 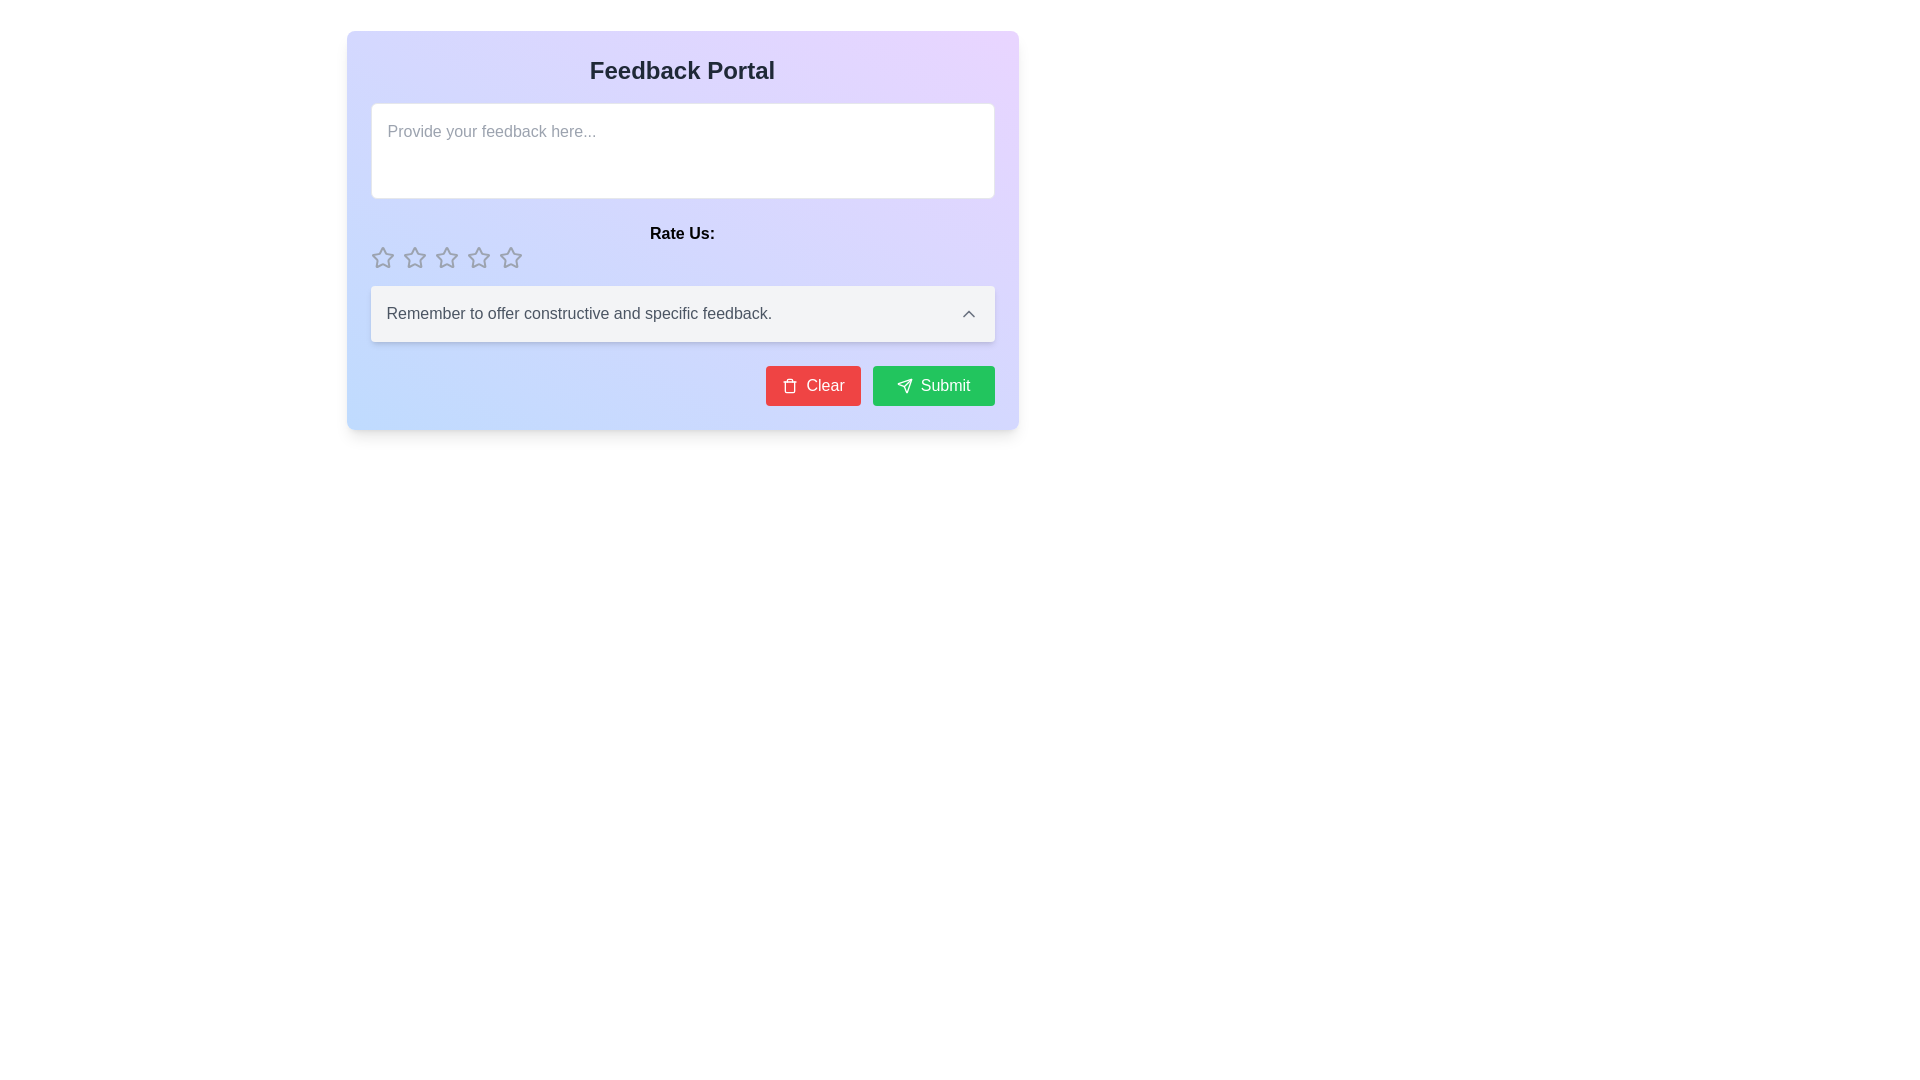 What do you see at coordinates (682, 313) in the screenshot?
I see `the text element providing feedback quality expectations located near the bottom-center of the interface below the star icons` at bounding box center [682, 313].